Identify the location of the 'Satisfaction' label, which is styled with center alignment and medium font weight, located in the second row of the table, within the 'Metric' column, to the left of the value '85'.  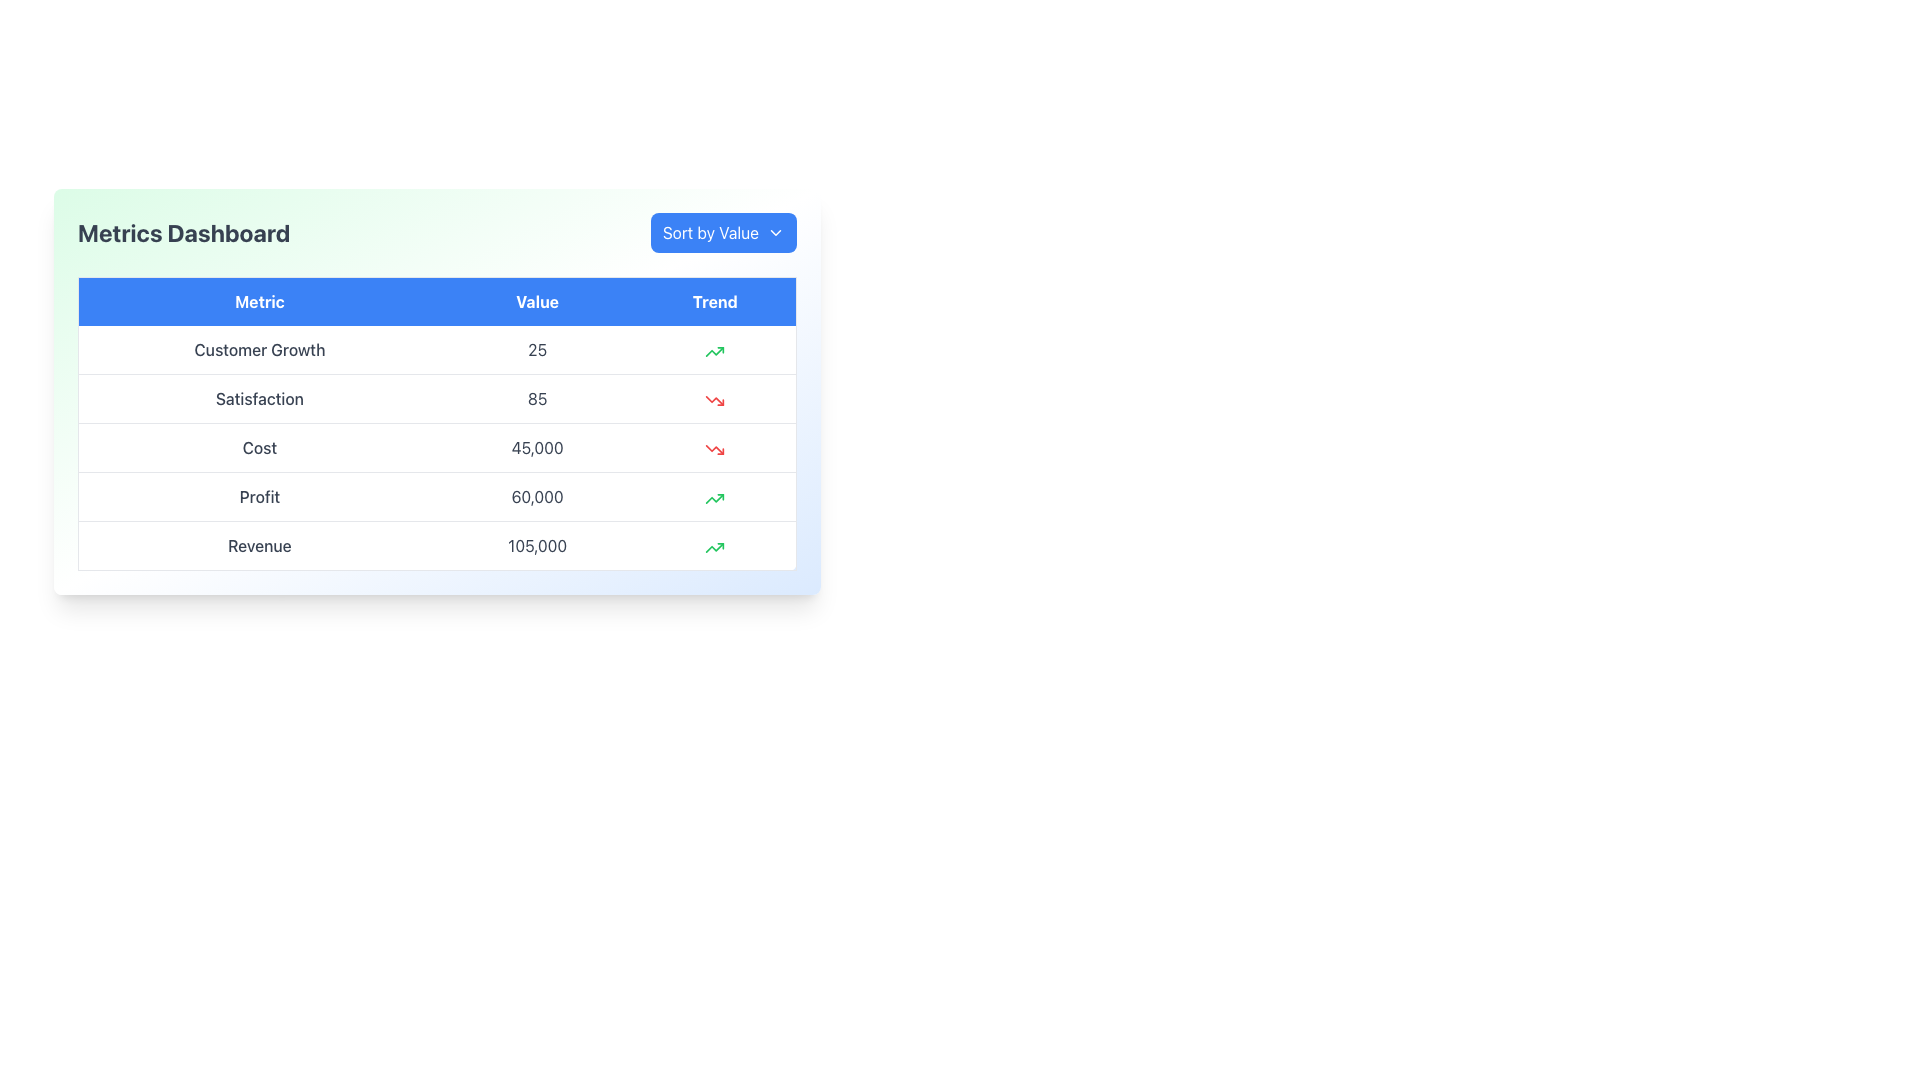
(258, 398).